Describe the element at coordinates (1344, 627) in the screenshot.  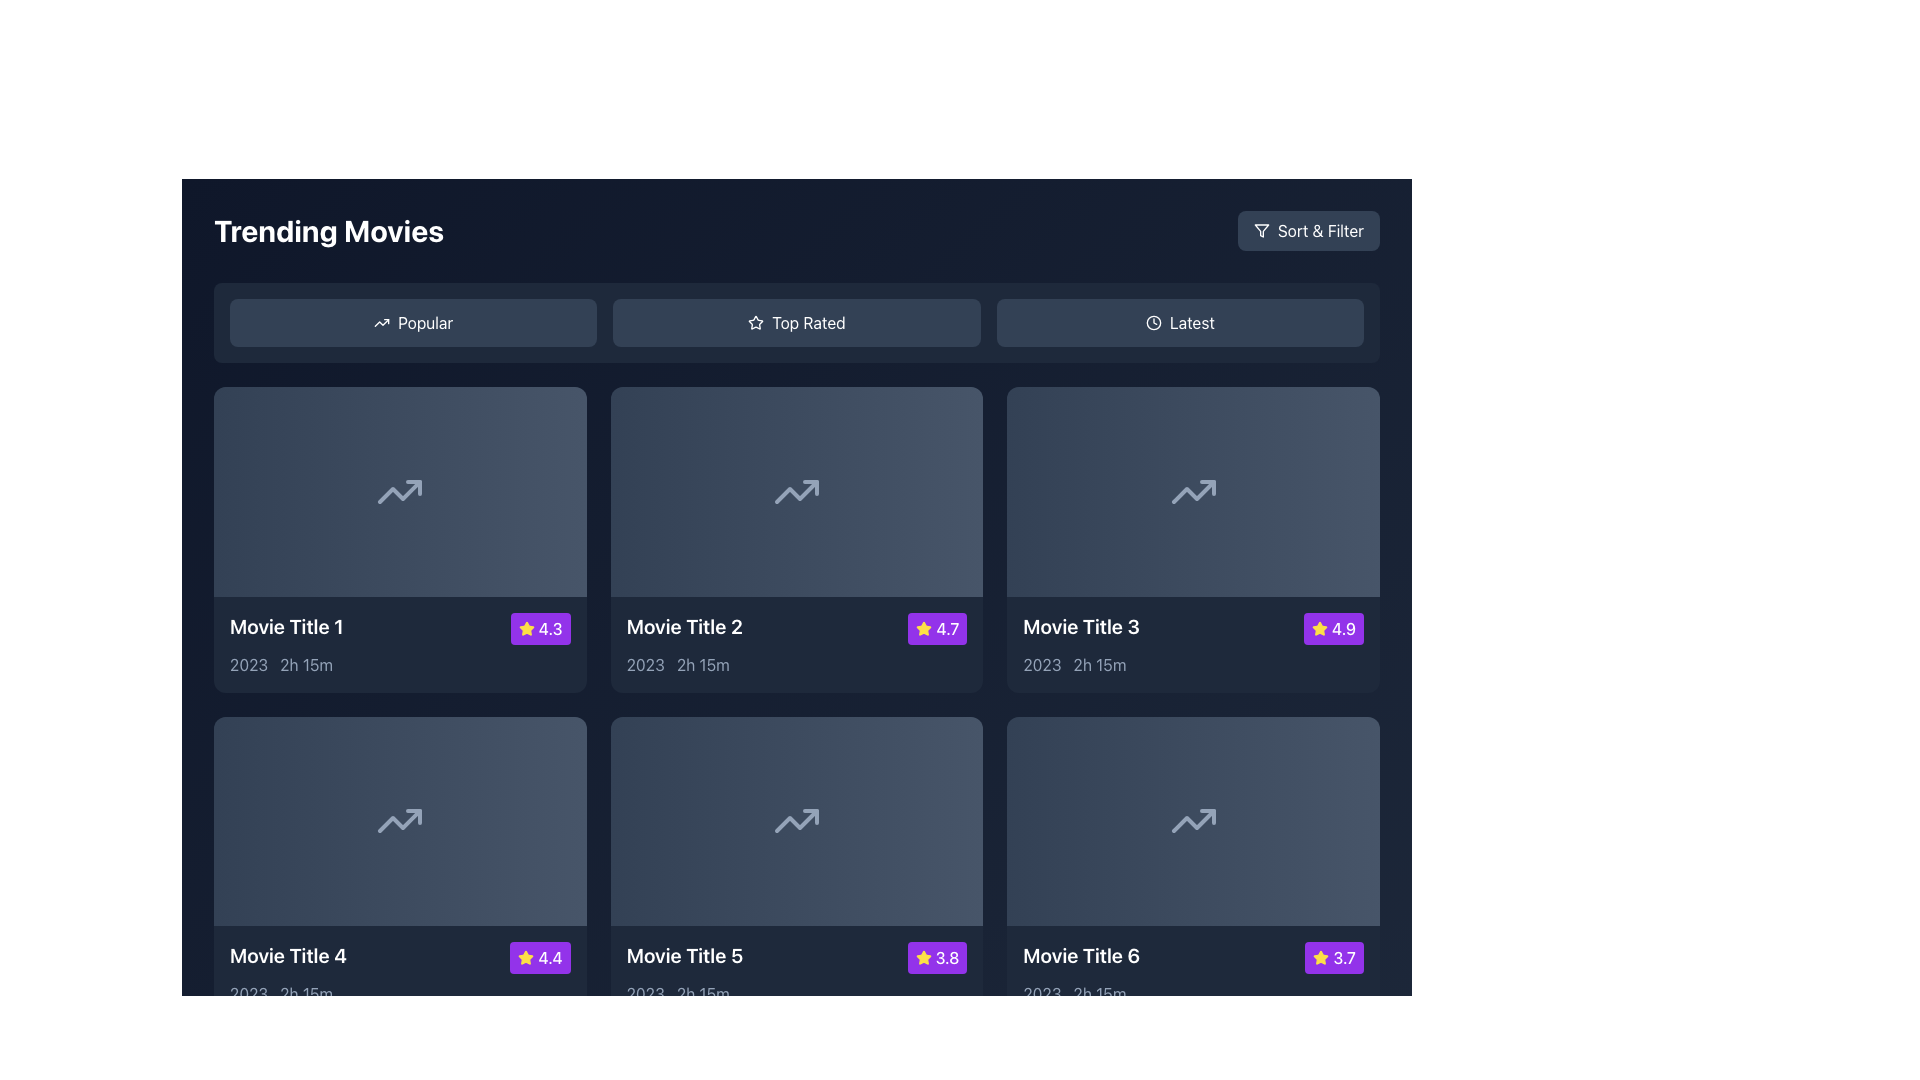
I see `the text label displaying the rating '4.9' in white font on a purple background, located within the bottom-right section of the 'Movie Title 3' card` at that location.